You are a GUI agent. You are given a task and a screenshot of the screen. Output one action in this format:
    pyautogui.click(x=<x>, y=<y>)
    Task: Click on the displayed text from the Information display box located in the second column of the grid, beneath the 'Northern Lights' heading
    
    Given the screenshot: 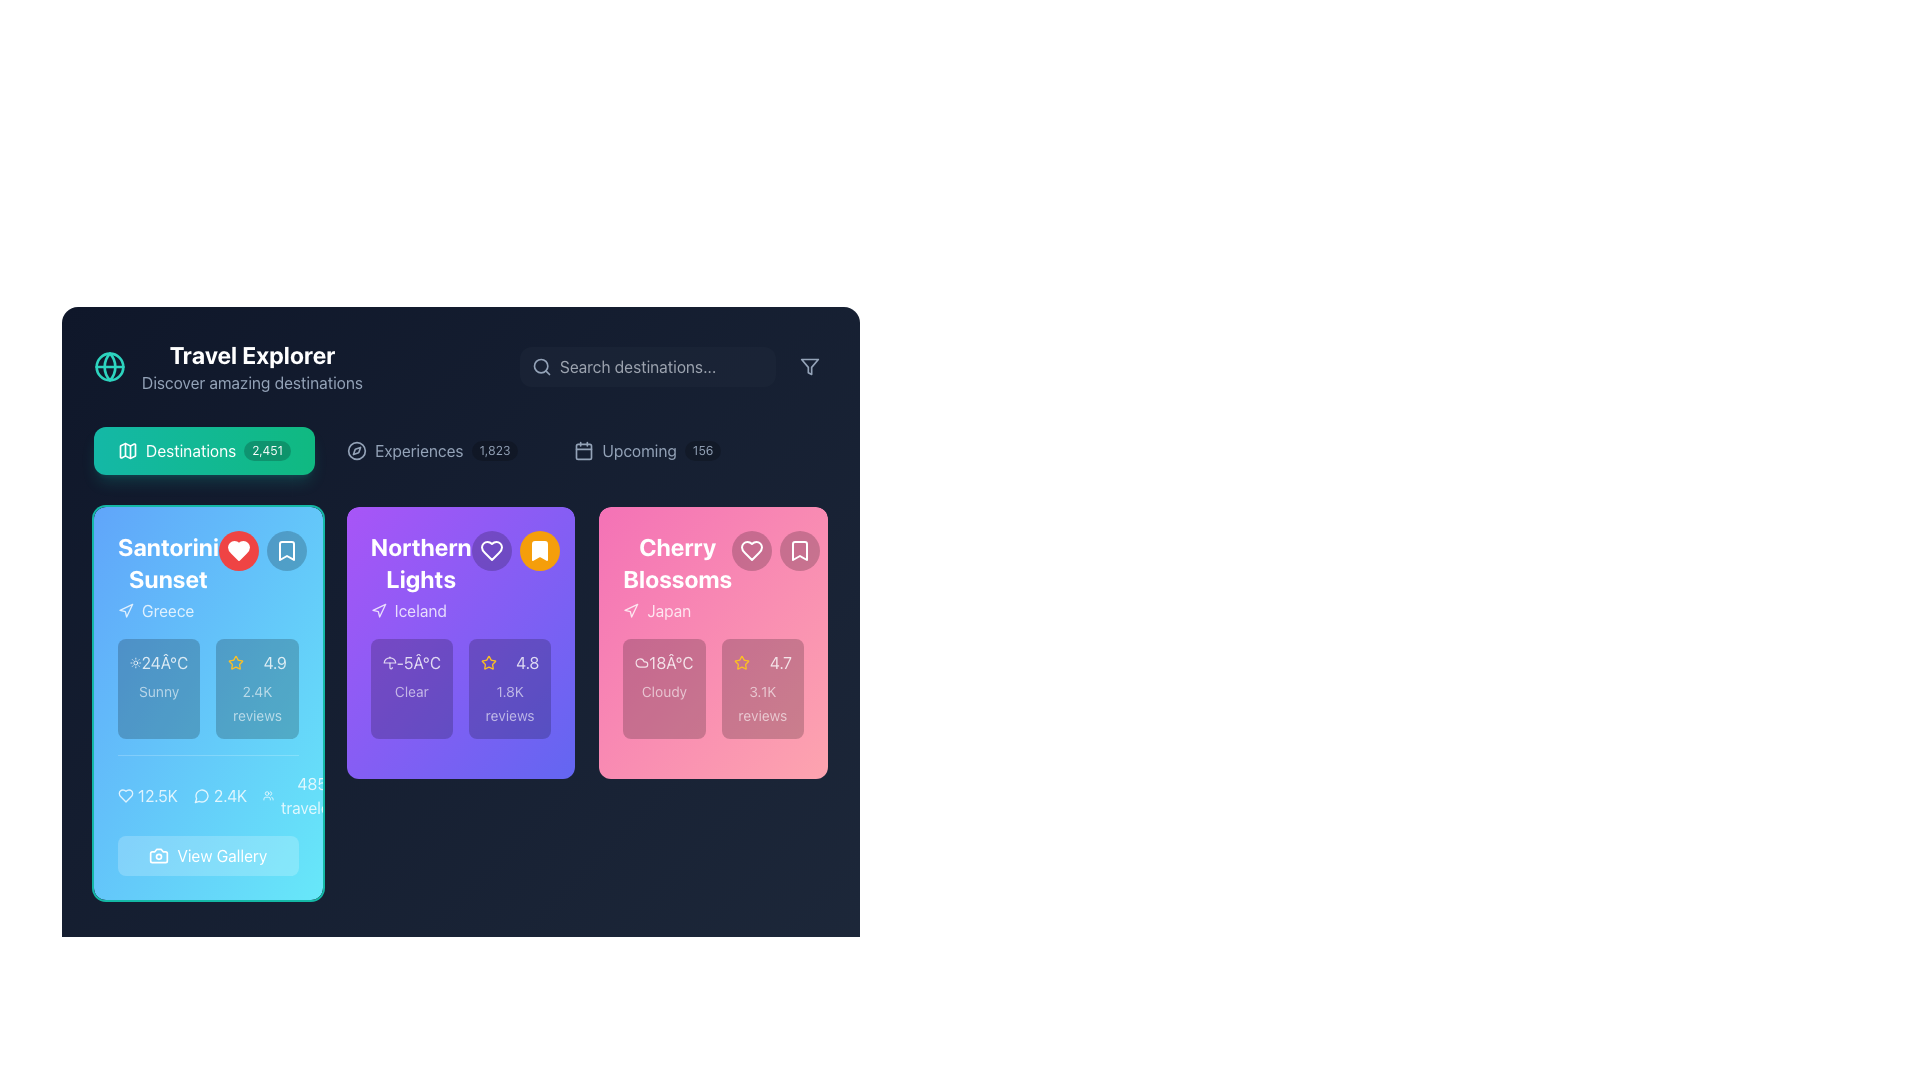 What is the action you would take?
    pyautogui.click(x=410, y=688)
    